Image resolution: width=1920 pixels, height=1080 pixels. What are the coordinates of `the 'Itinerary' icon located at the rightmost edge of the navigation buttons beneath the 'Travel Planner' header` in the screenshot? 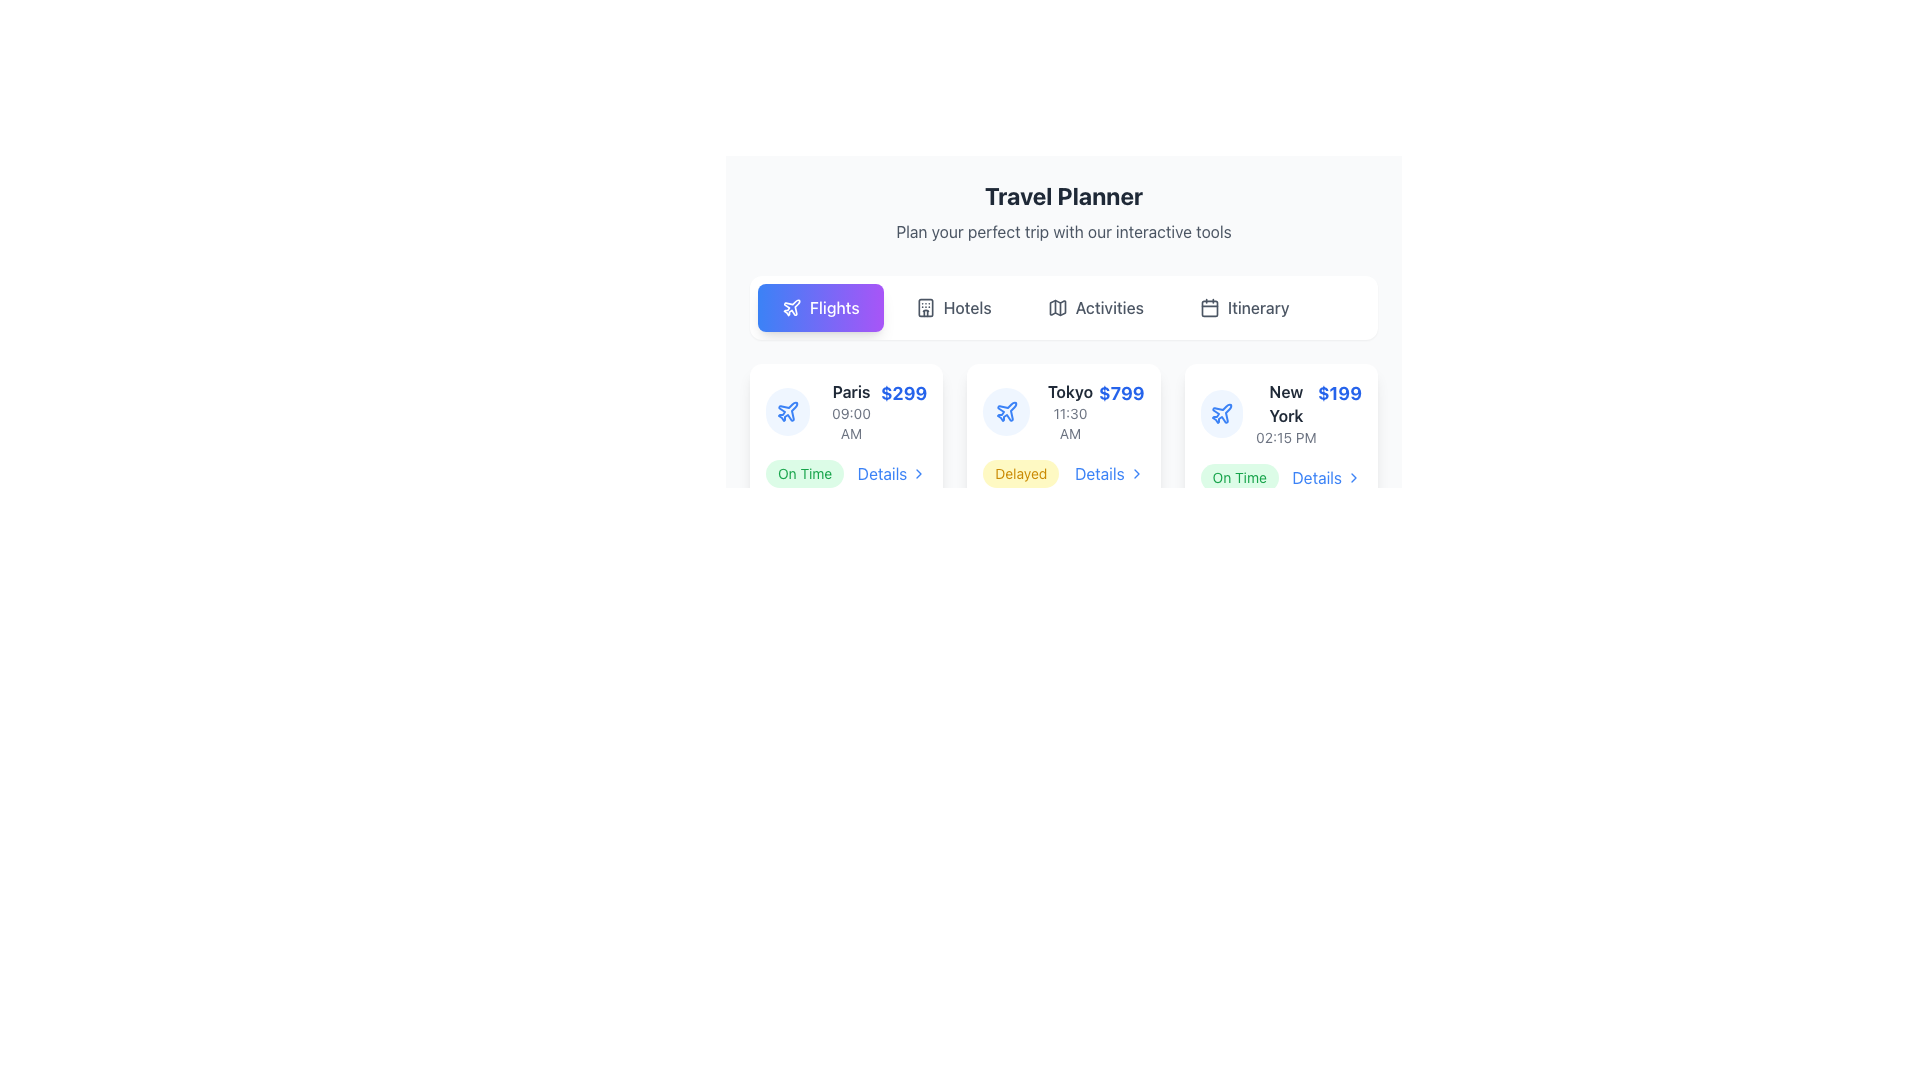 It's located at (1208, 308).